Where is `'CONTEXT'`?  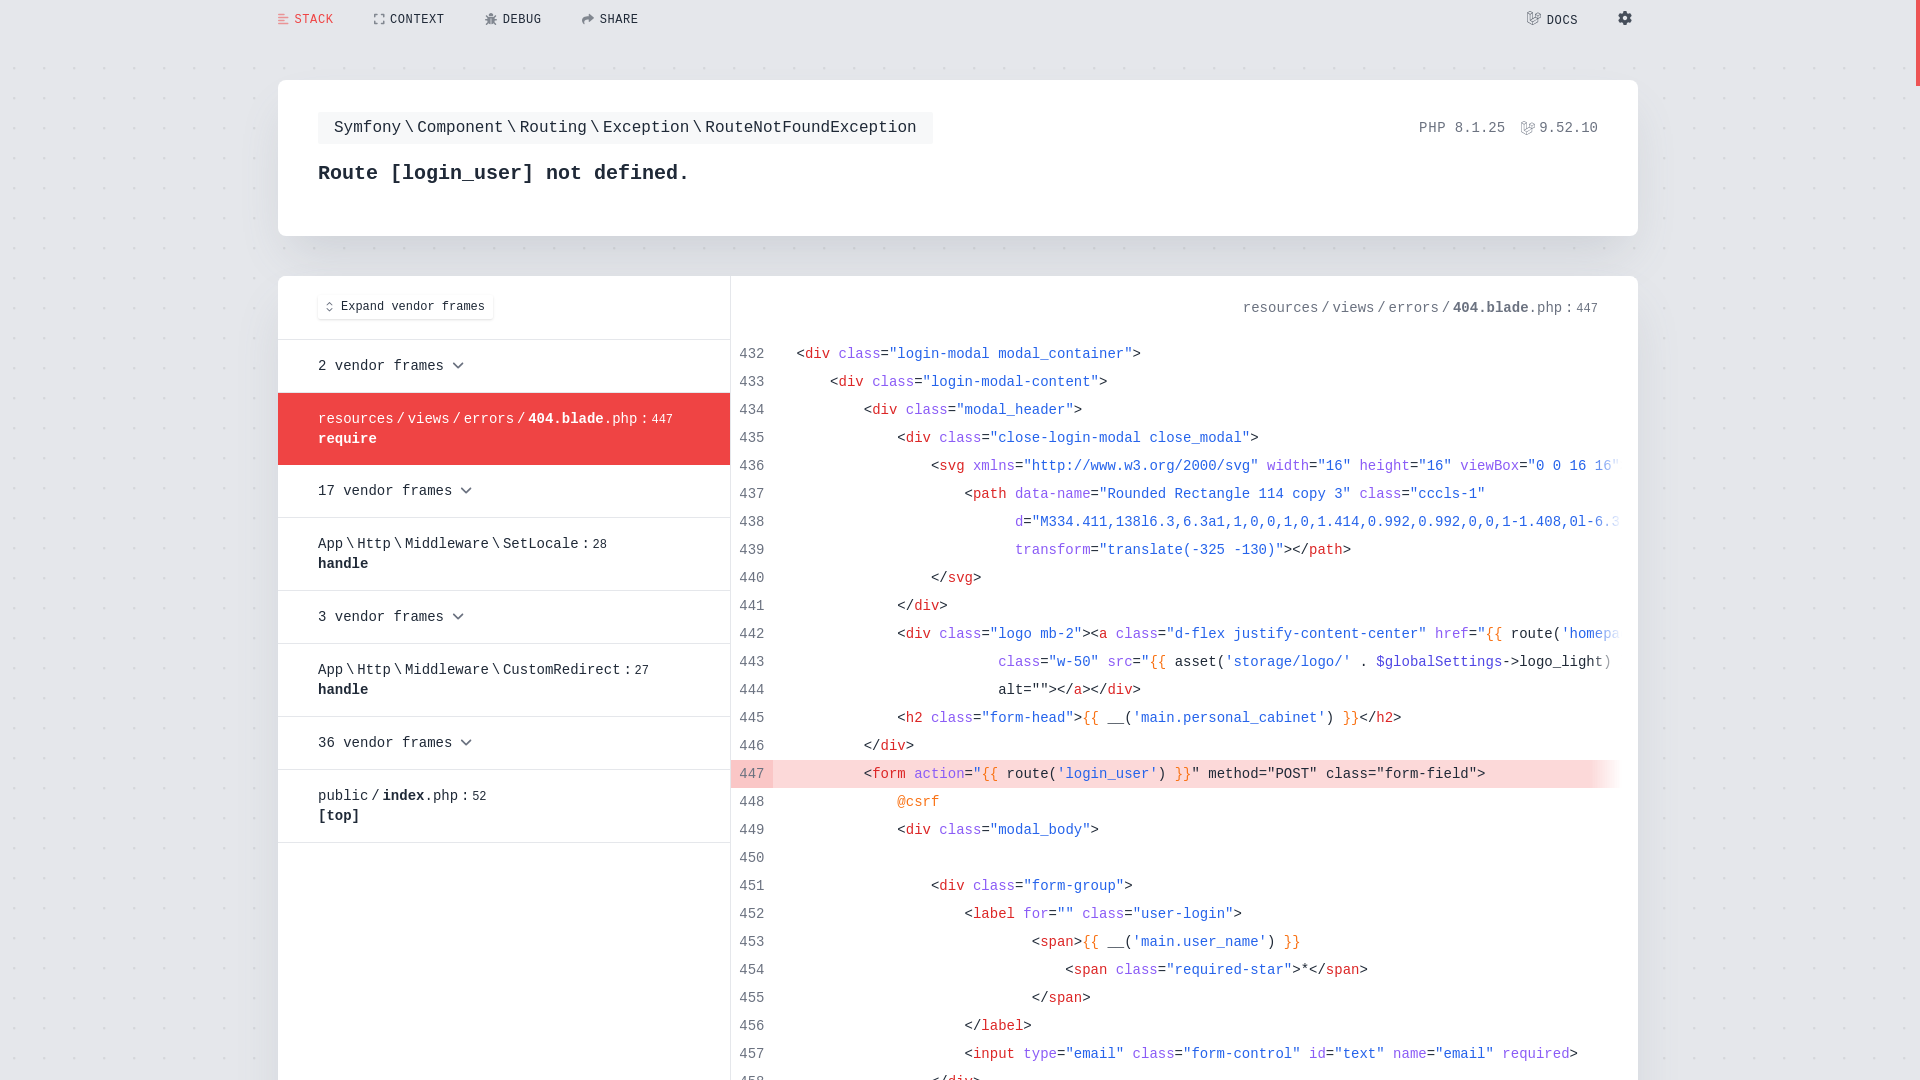 'CONTEXT' is located at coordinates (354, 19).